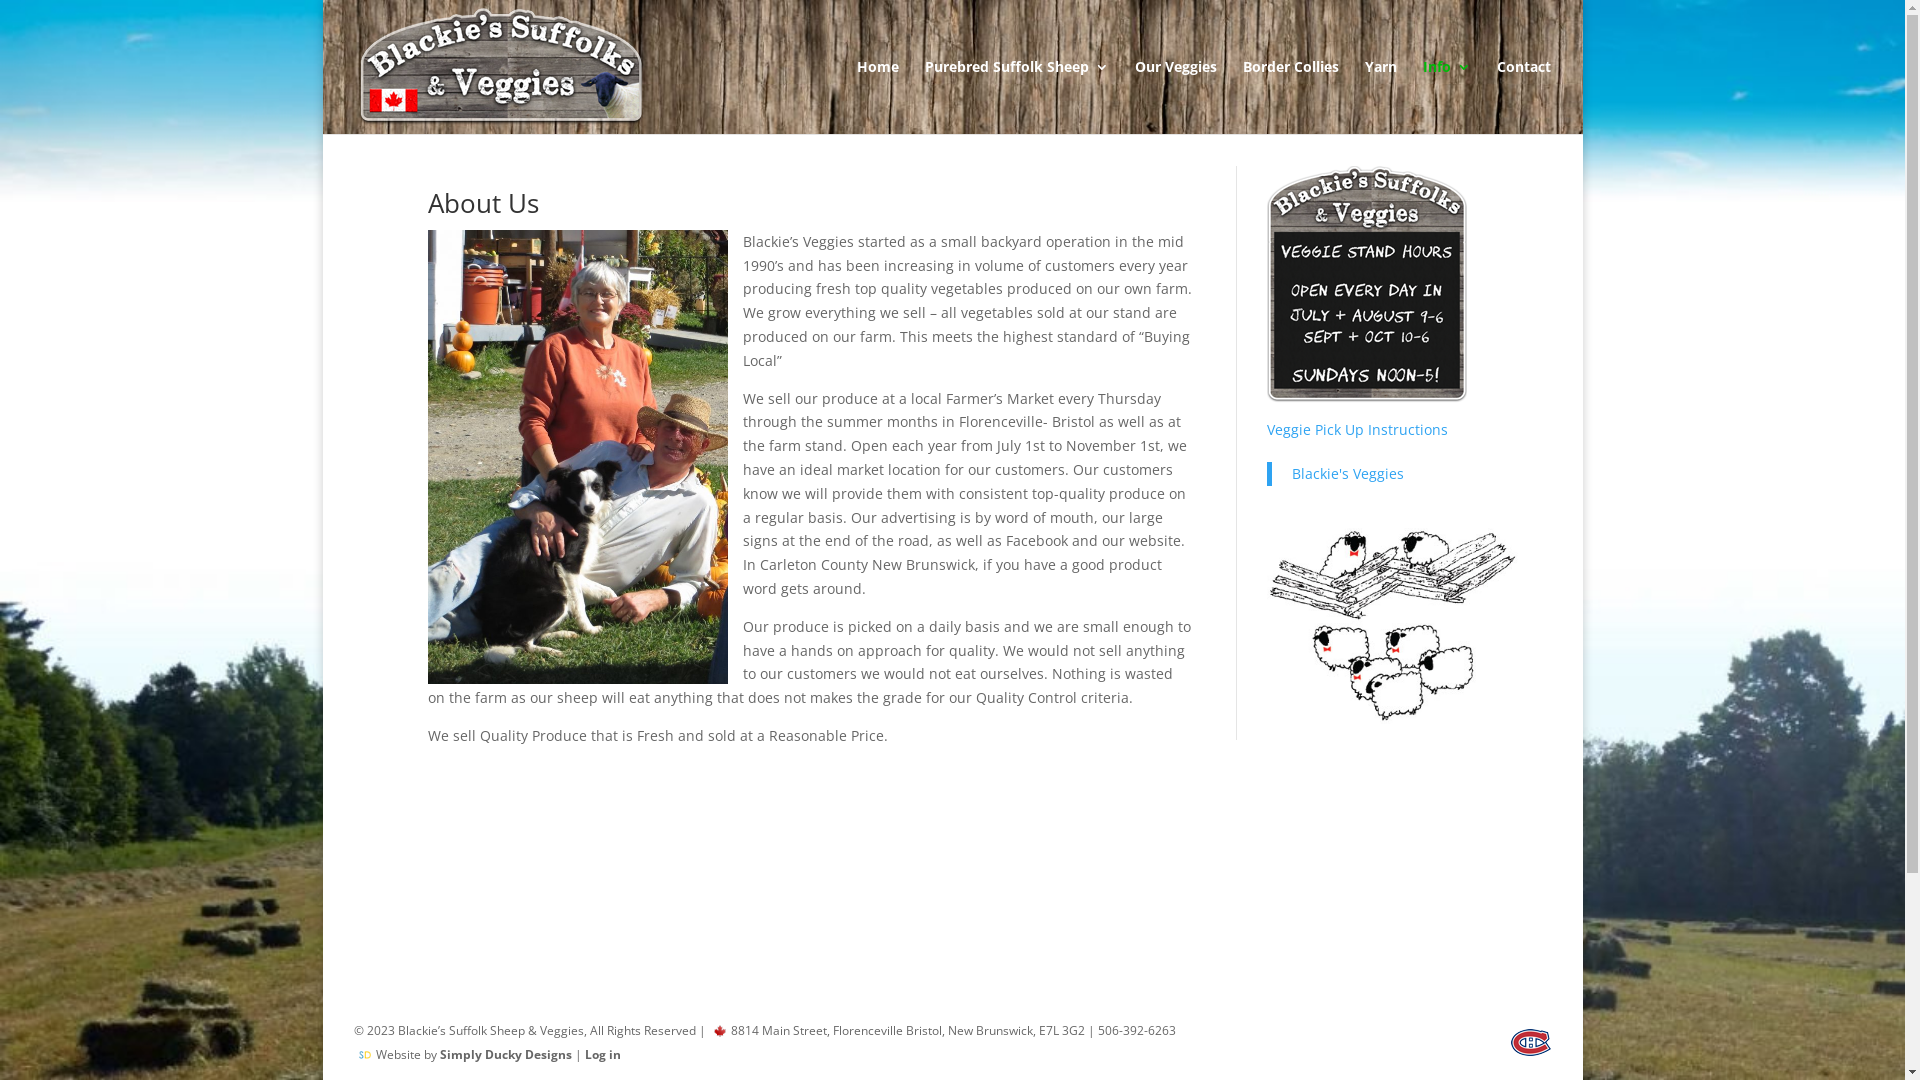  What do you see at coordinates (1291, 96) in the screenshot?
I see `'Border Collies'` at bounding box center [1291, 96].